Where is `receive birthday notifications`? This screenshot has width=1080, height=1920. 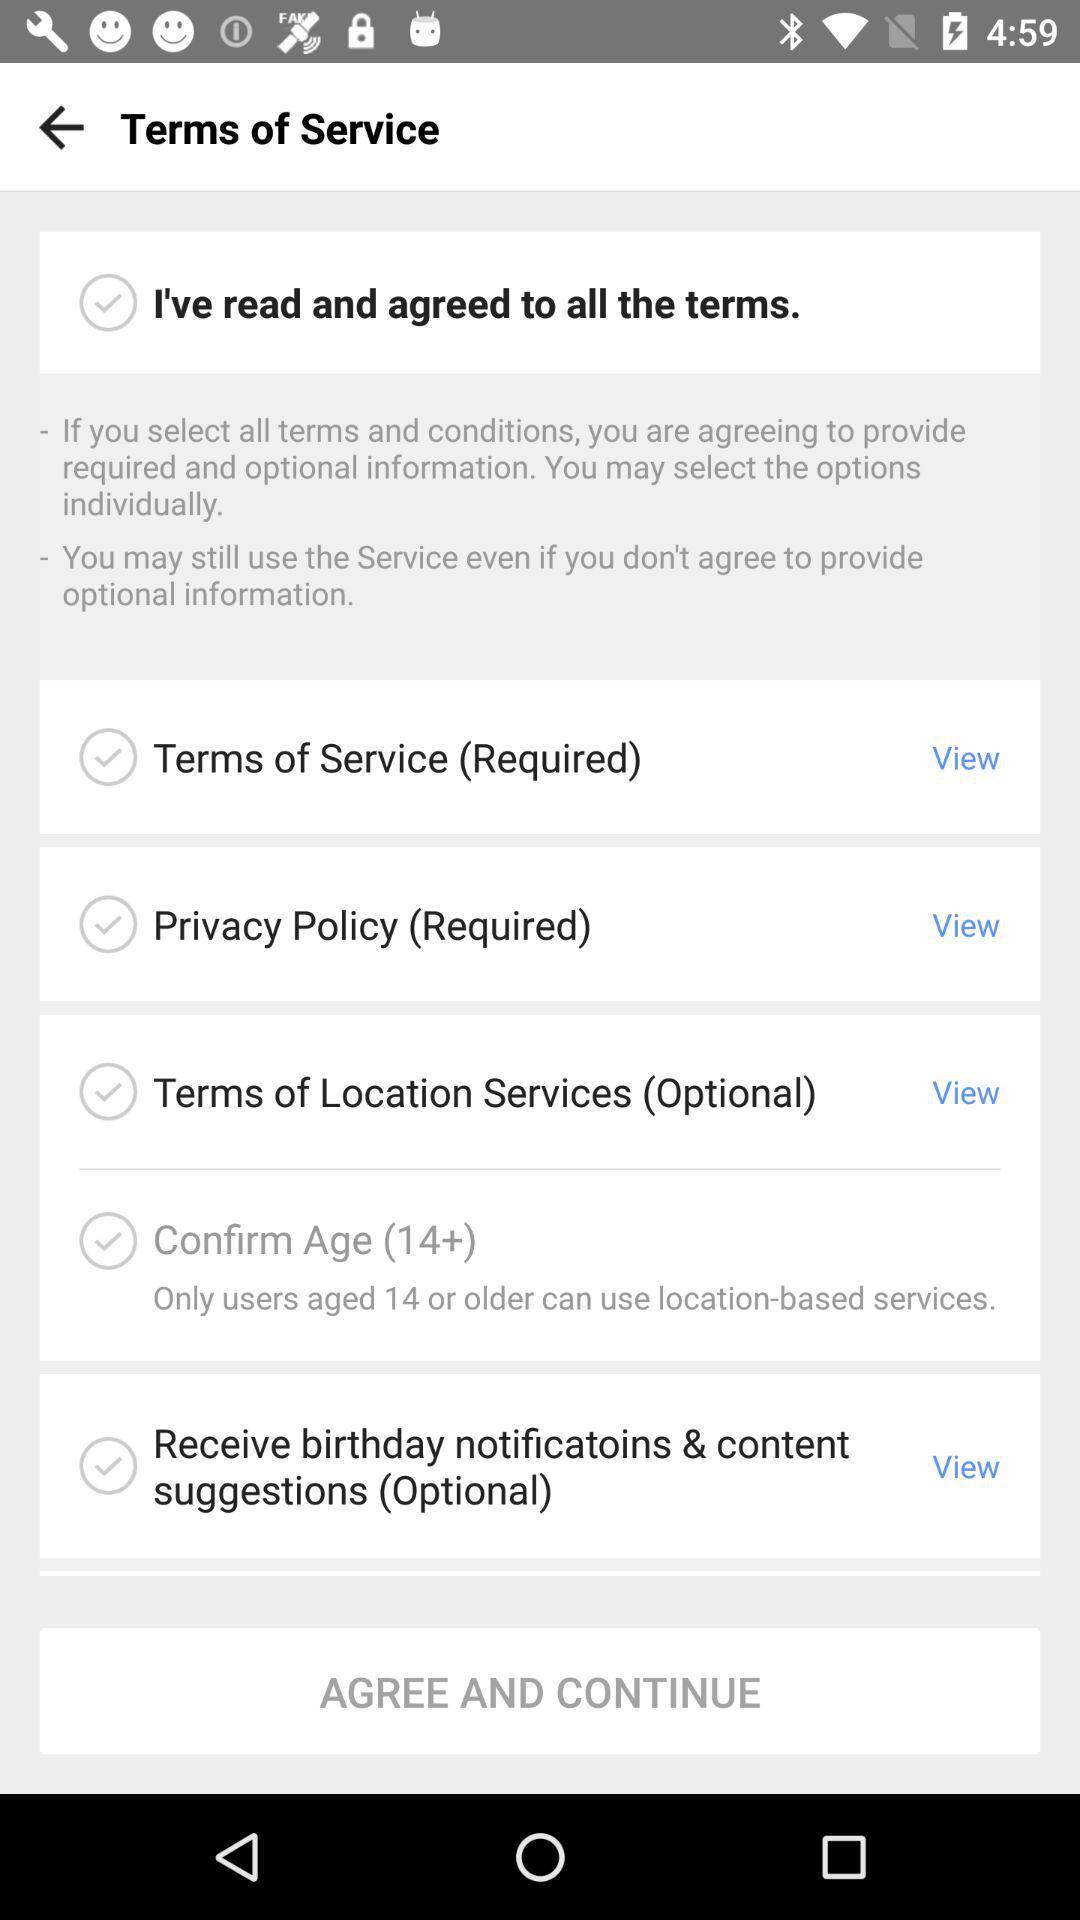
receive birthday notifications is located at coordinates (108, 1465).